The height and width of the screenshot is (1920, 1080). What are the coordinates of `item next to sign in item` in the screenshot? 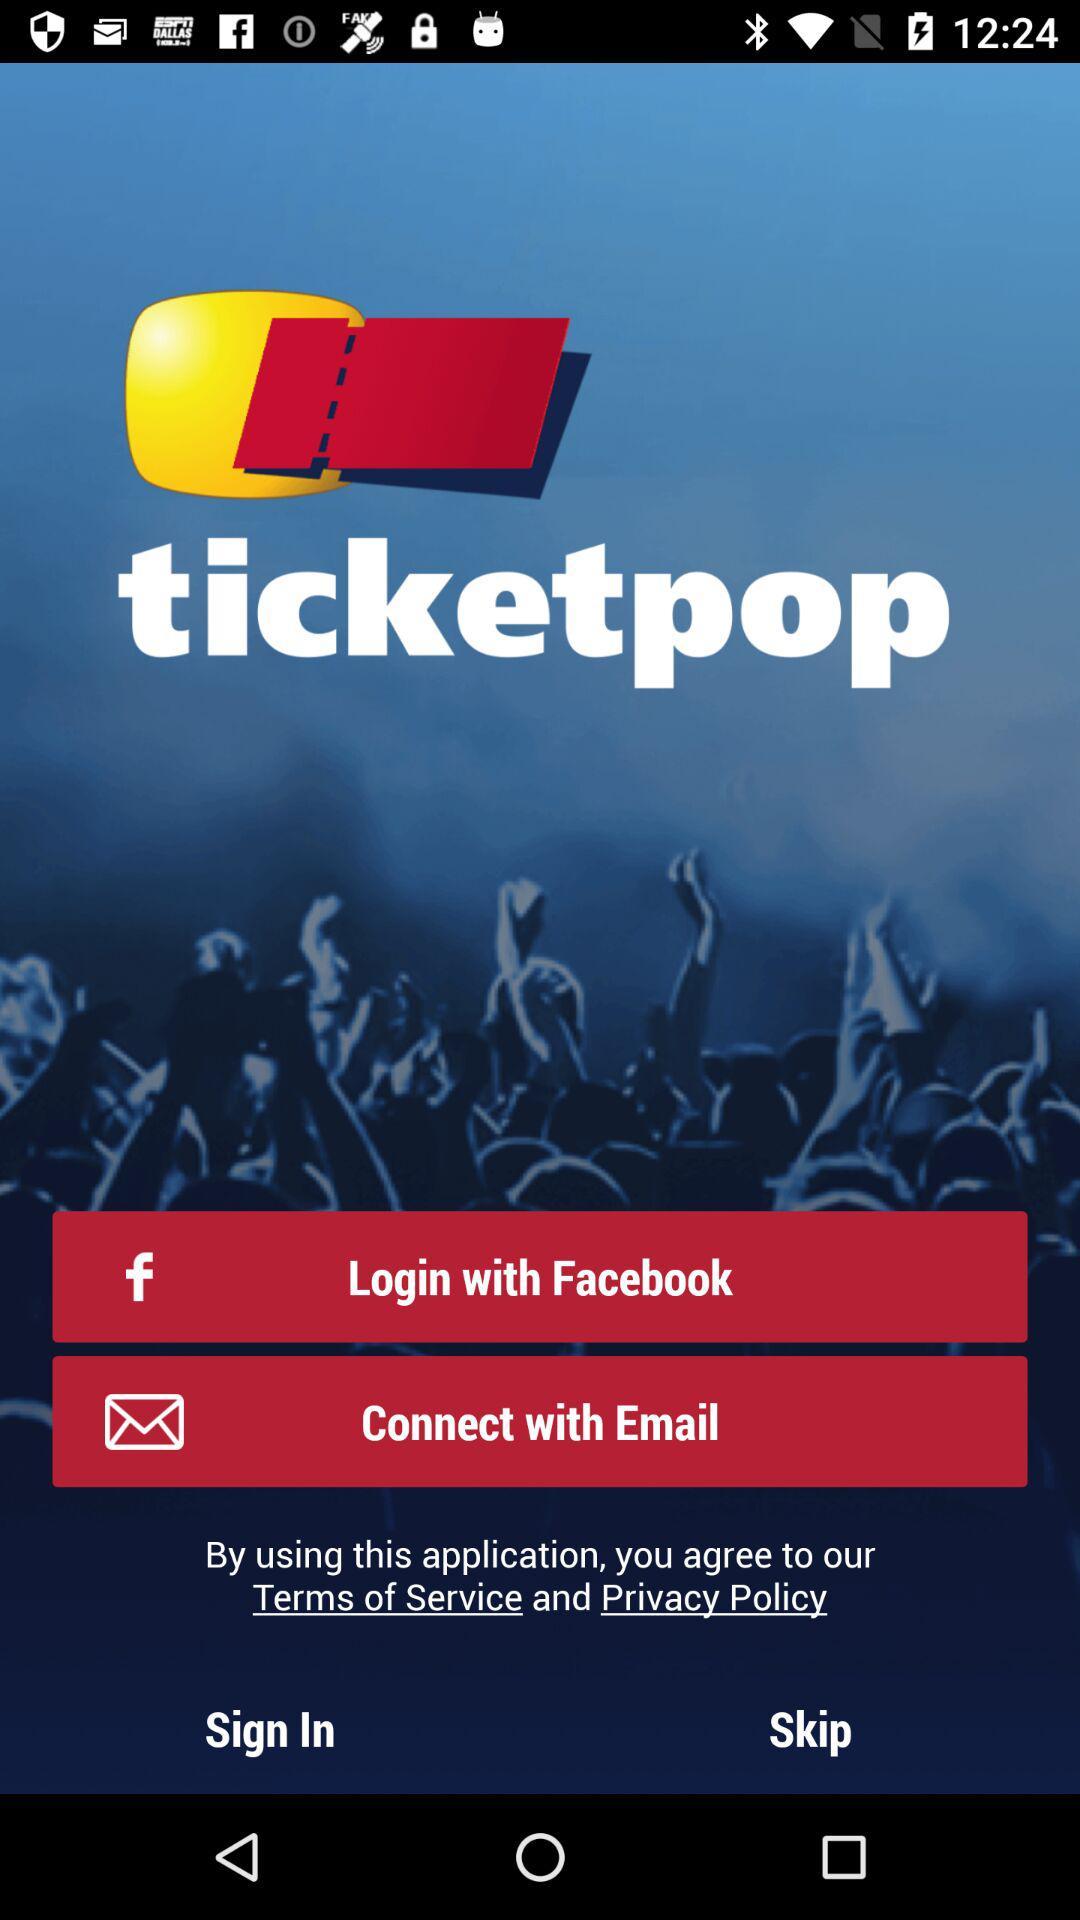 It's located at (810, 1727).